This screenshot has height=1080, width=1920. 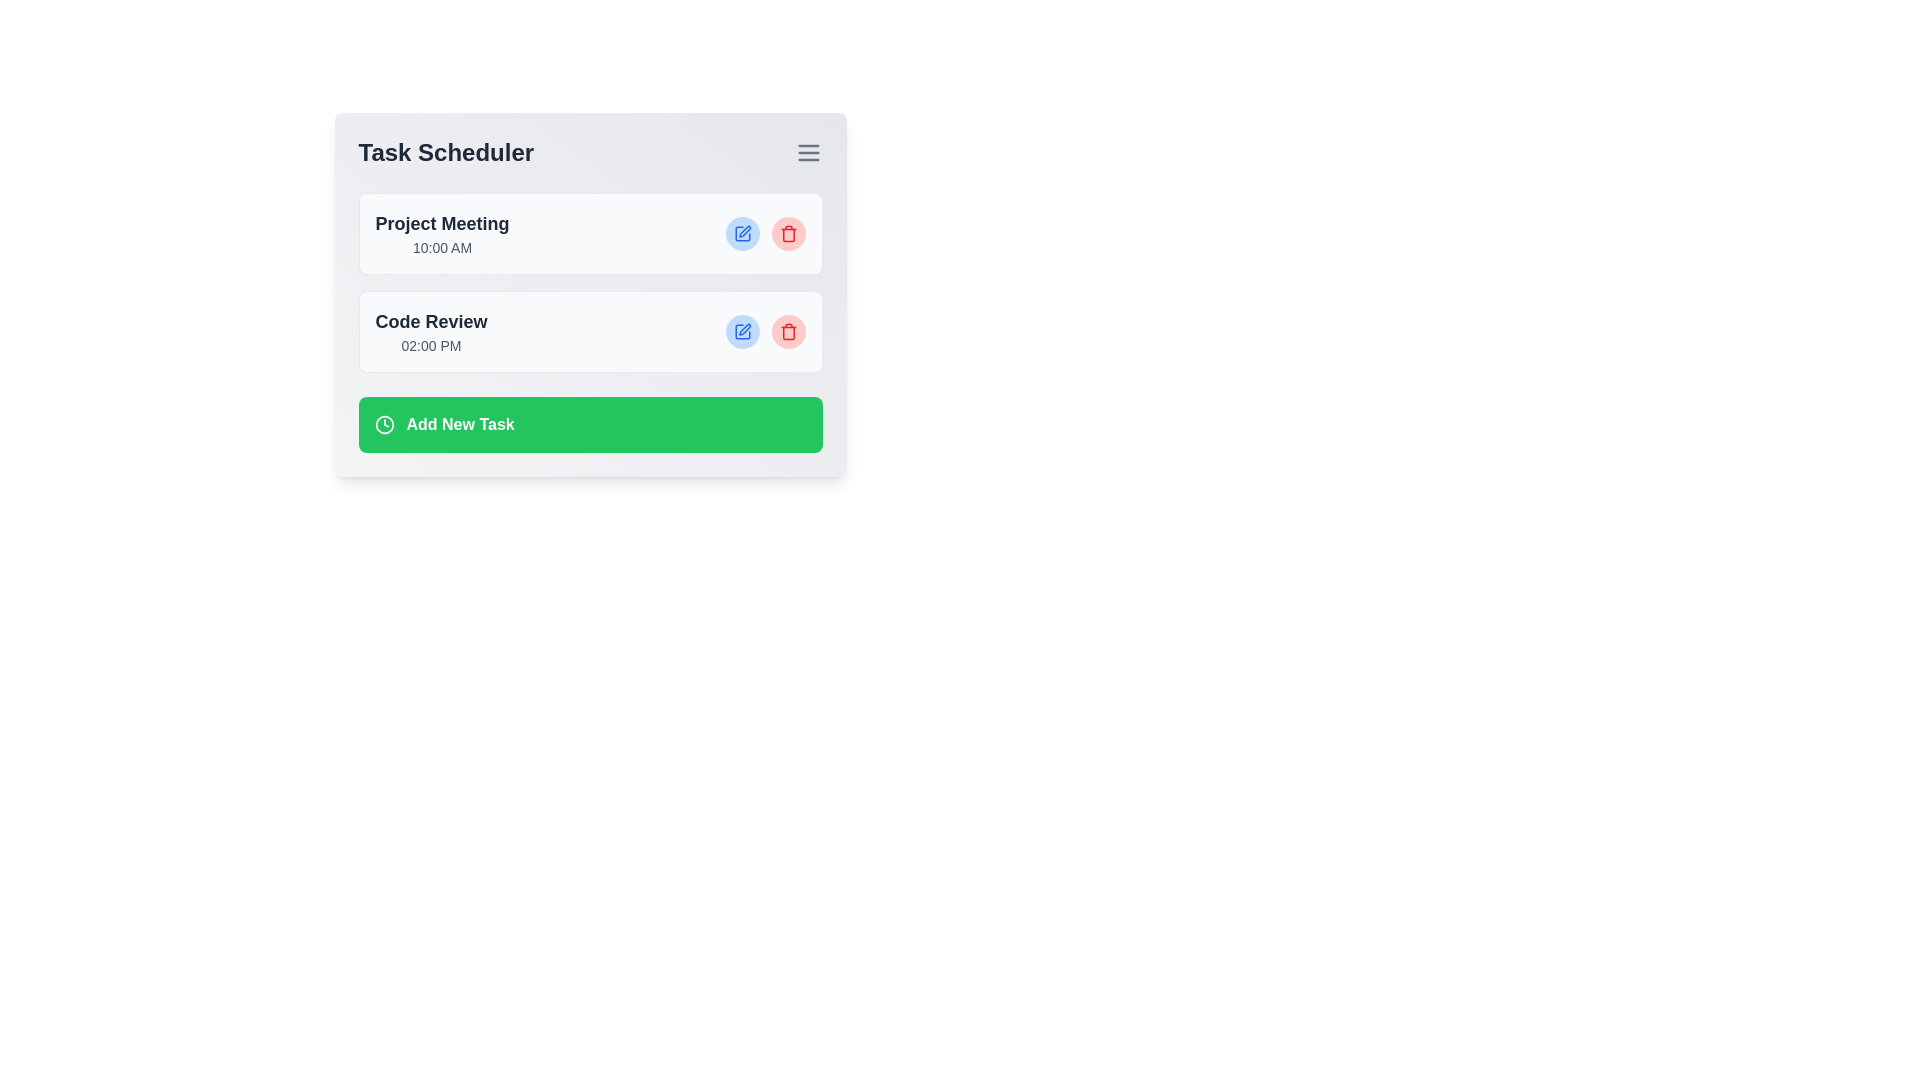 I want to click on text label displaying 'Project Meeting' which is bold and large, located at the top-left of the task scheduler interface, so click(x=441, y=223).